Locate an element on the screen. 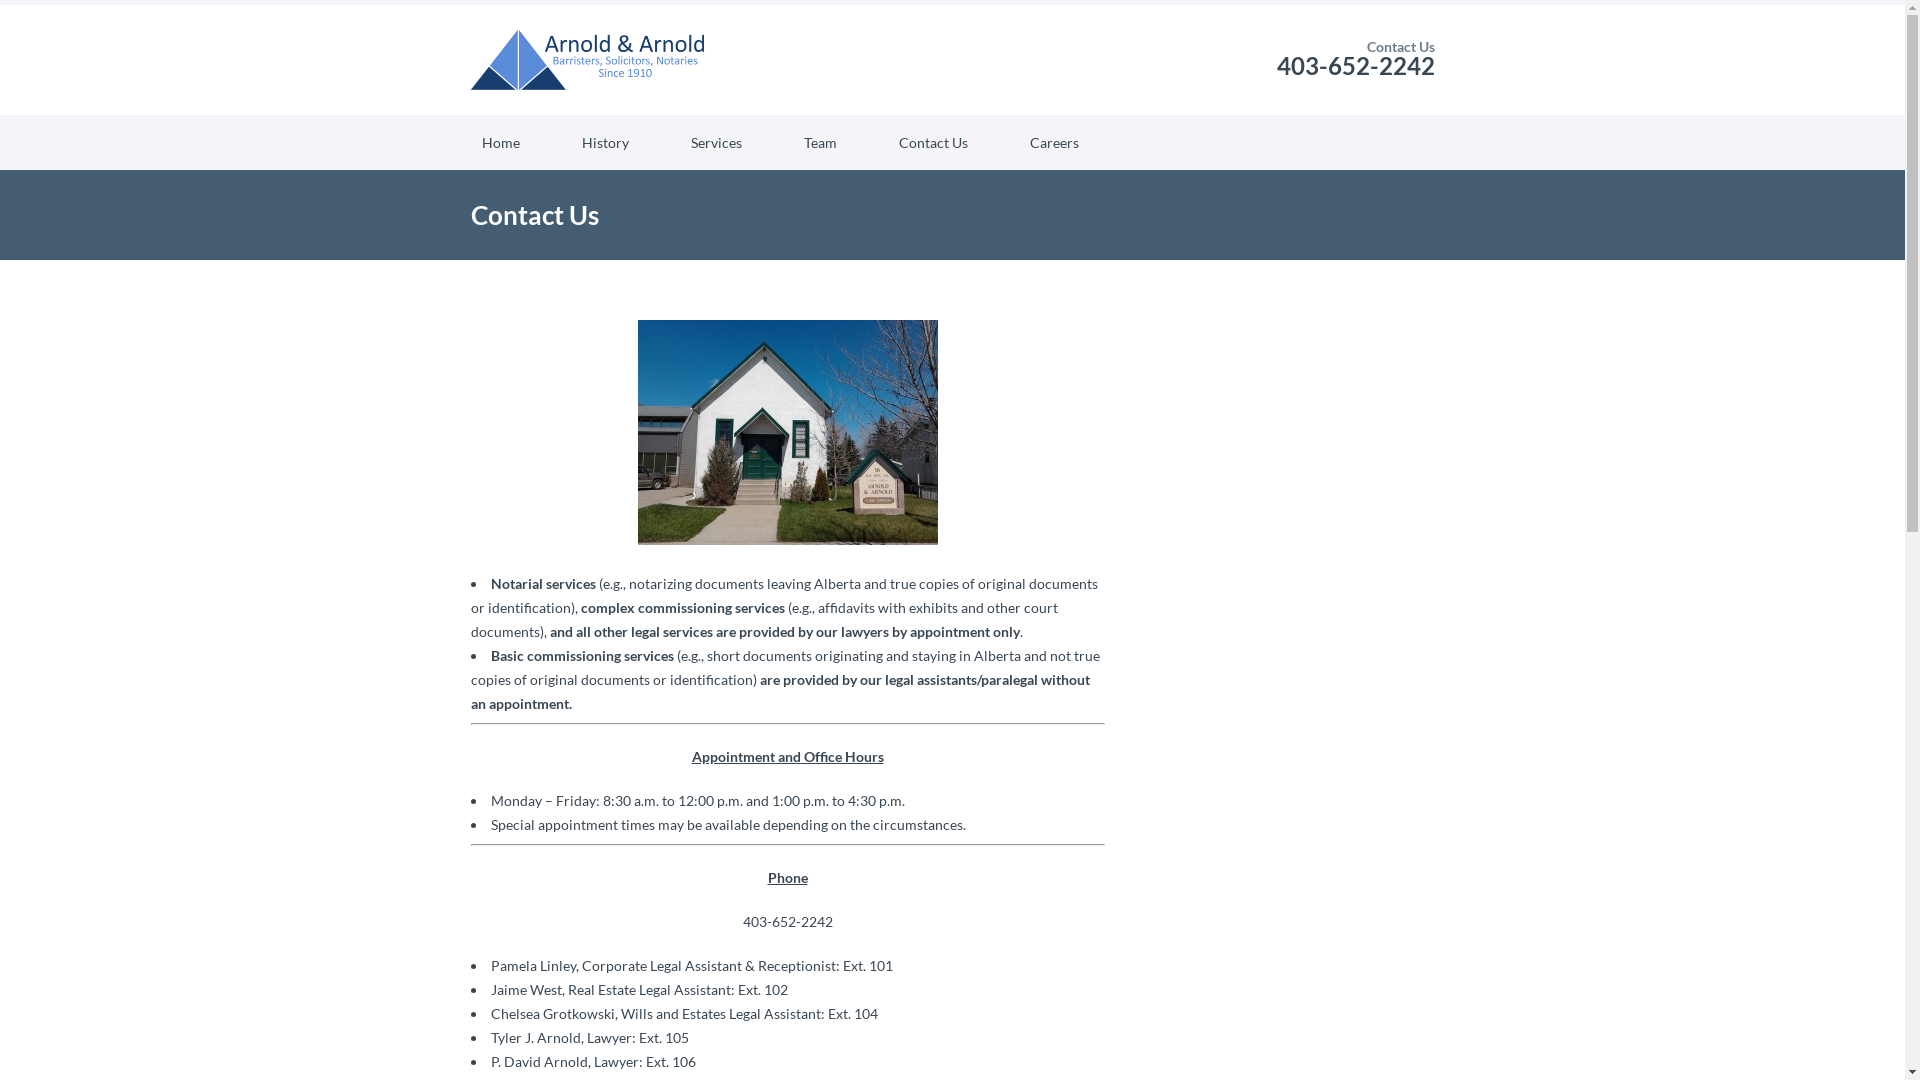  '403-652-2242' is located at coordinates (1354, 64).